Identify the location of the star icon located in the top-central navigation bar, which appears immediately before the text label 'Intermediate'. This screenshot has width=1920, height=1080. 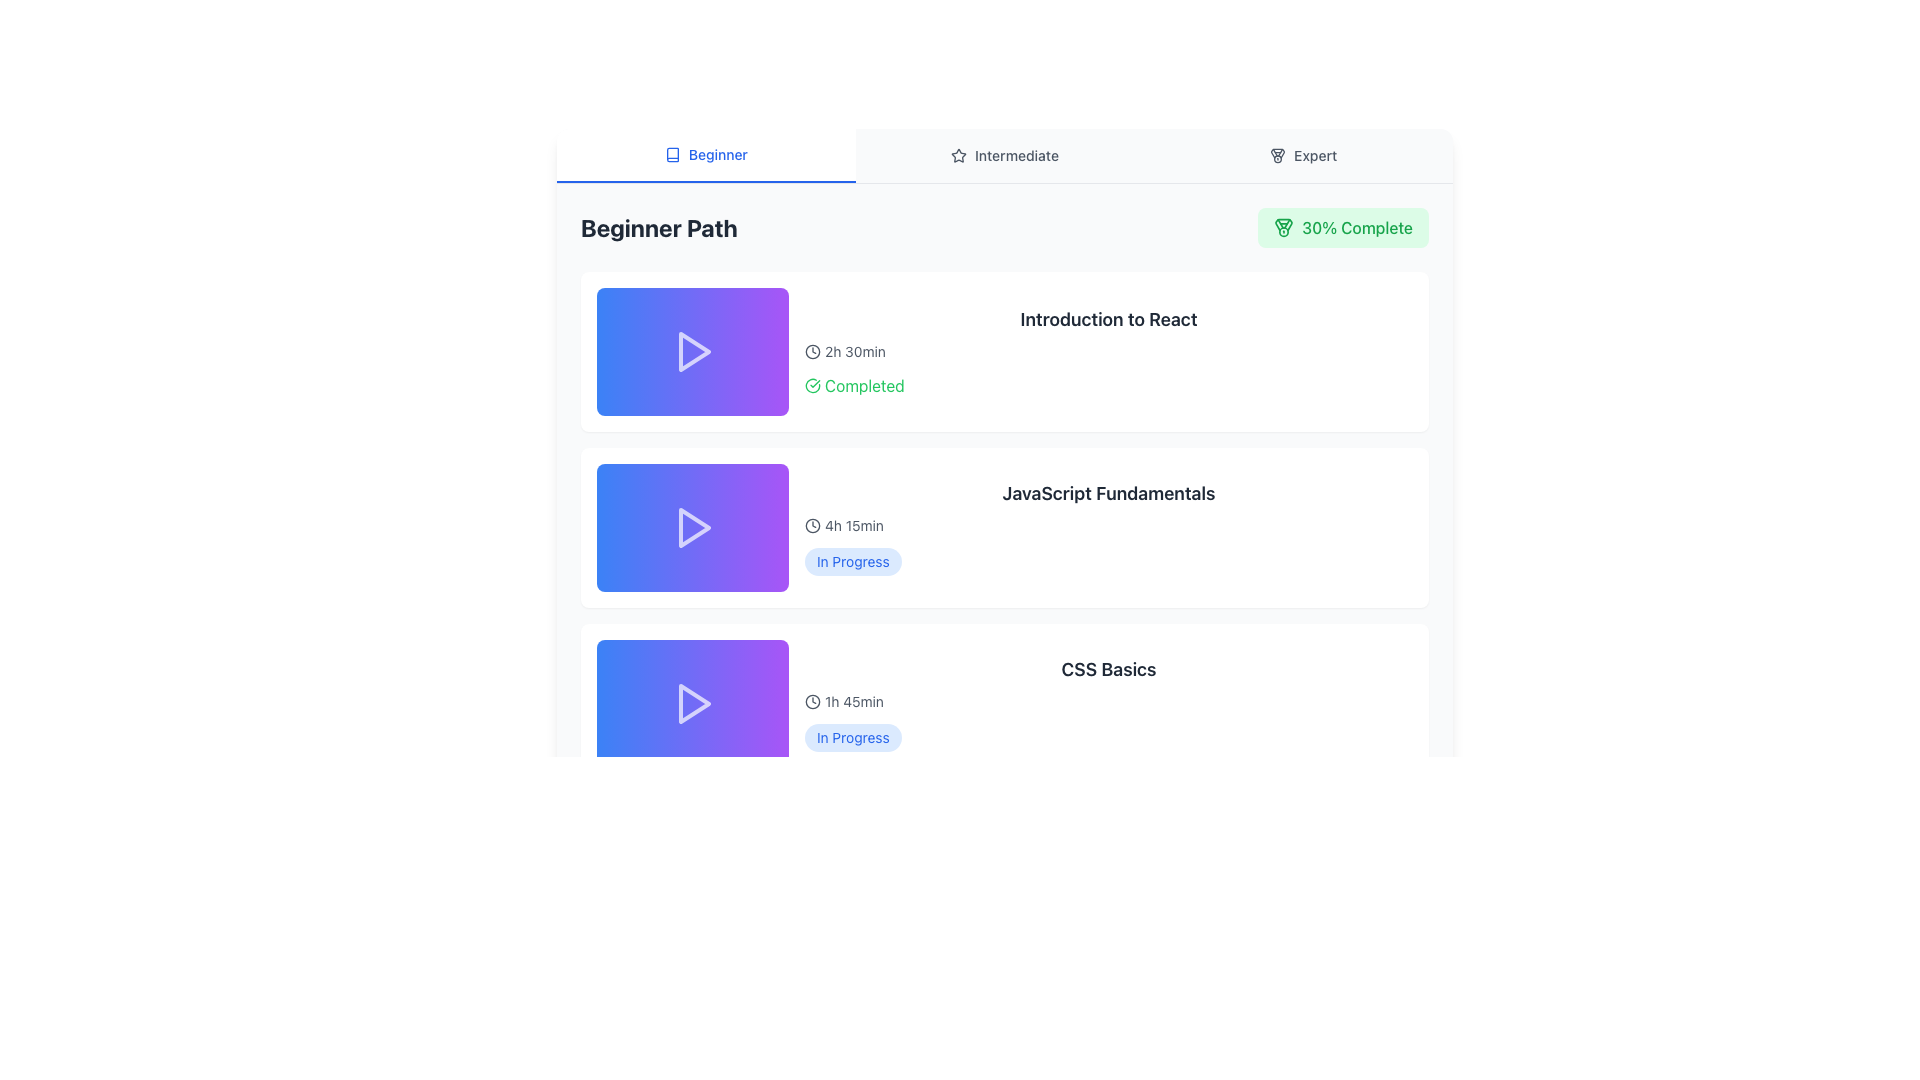
(958, 154).